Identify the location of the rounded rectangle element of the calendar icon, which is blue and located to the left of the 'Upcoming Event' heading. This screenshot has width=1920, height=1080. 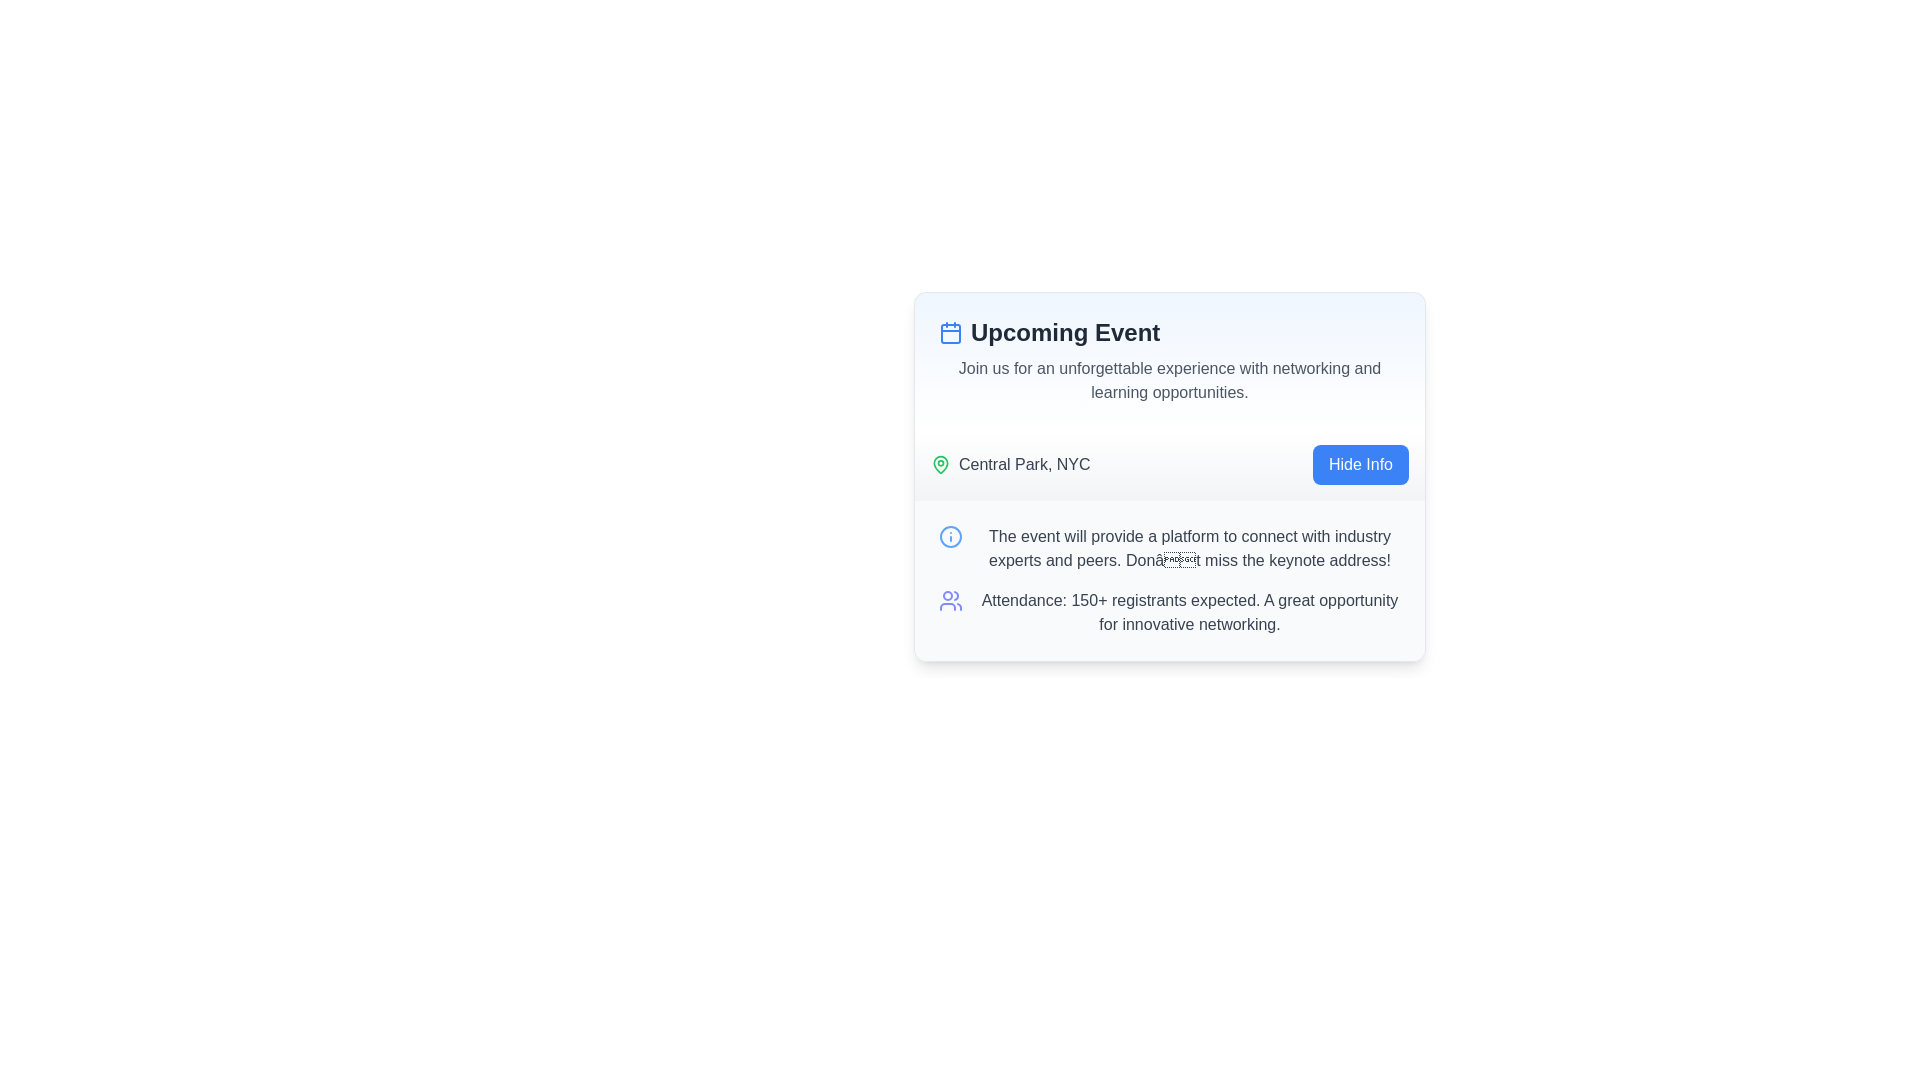
(949, 333).